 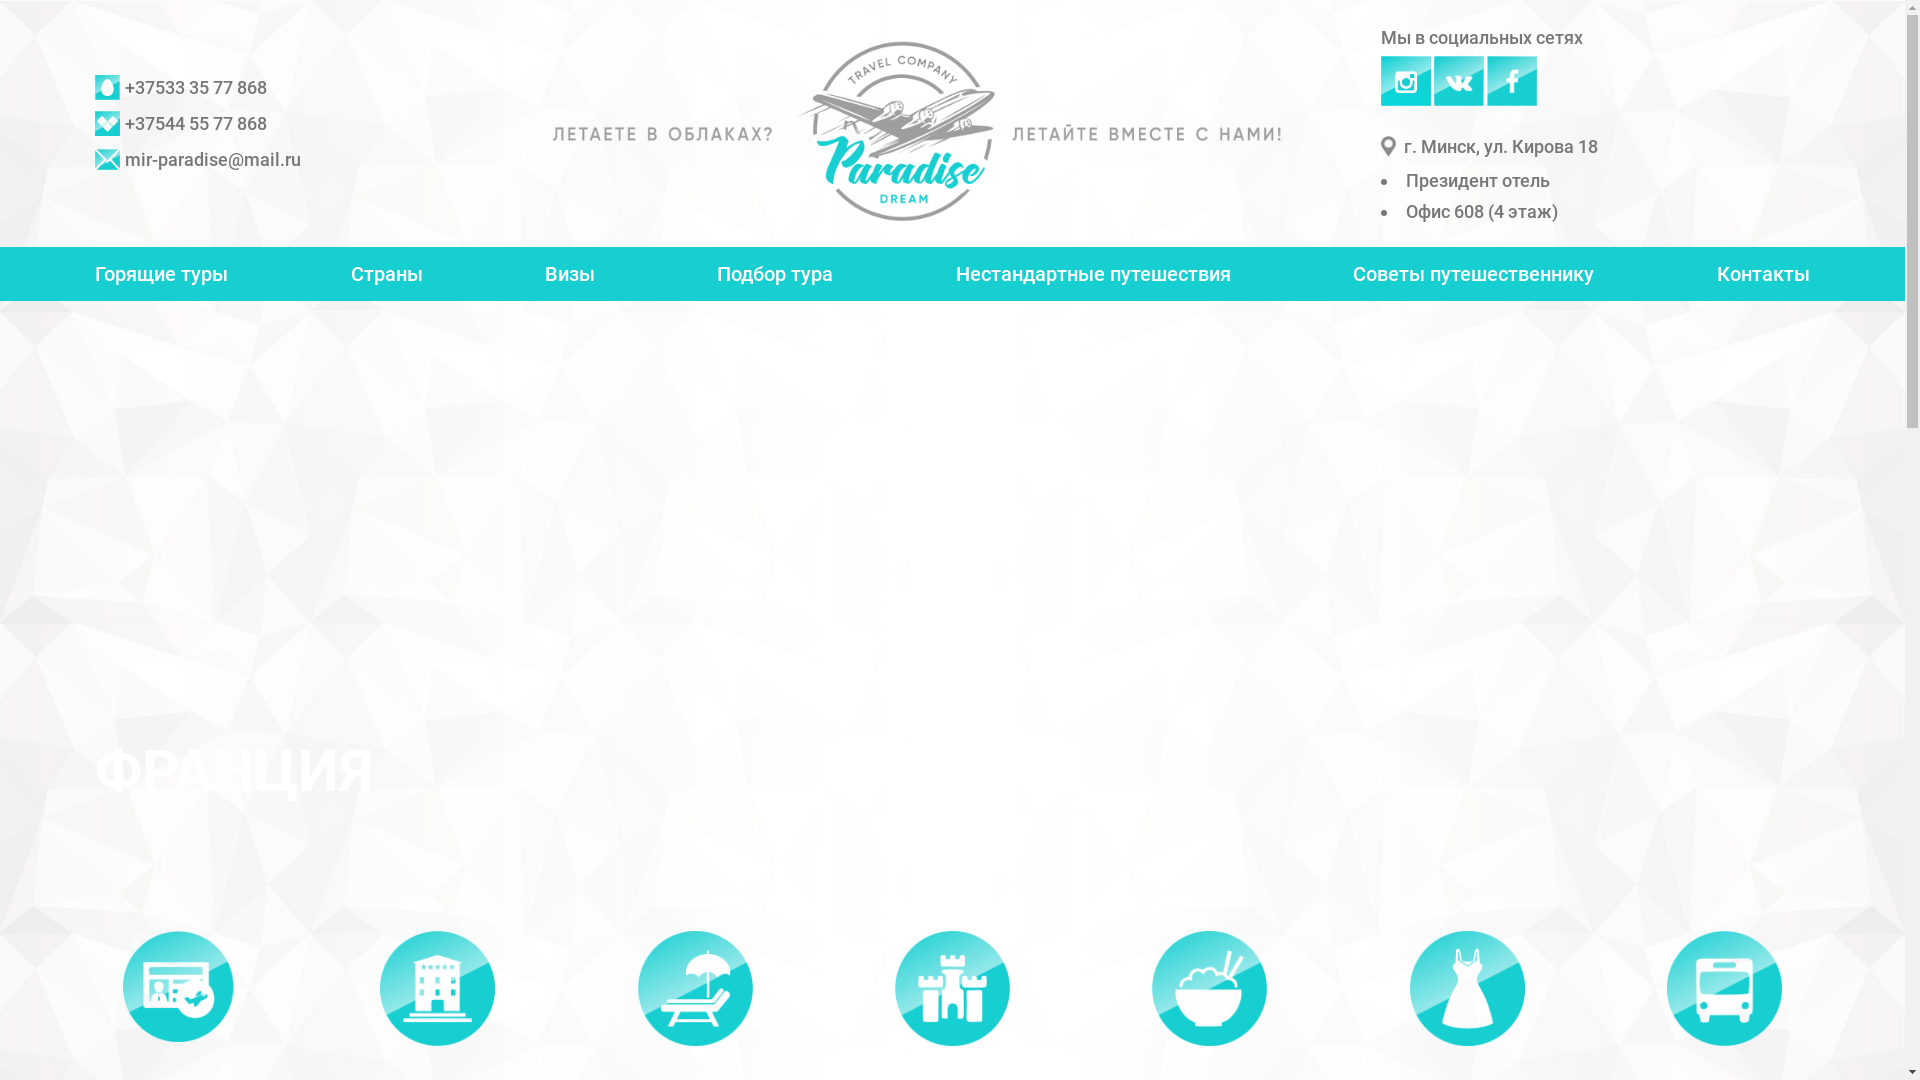 What do you see at coordinates (181, 123) in the screenshot?
I see `'+37544 55 77 868'` at bounding box center [181, 123].